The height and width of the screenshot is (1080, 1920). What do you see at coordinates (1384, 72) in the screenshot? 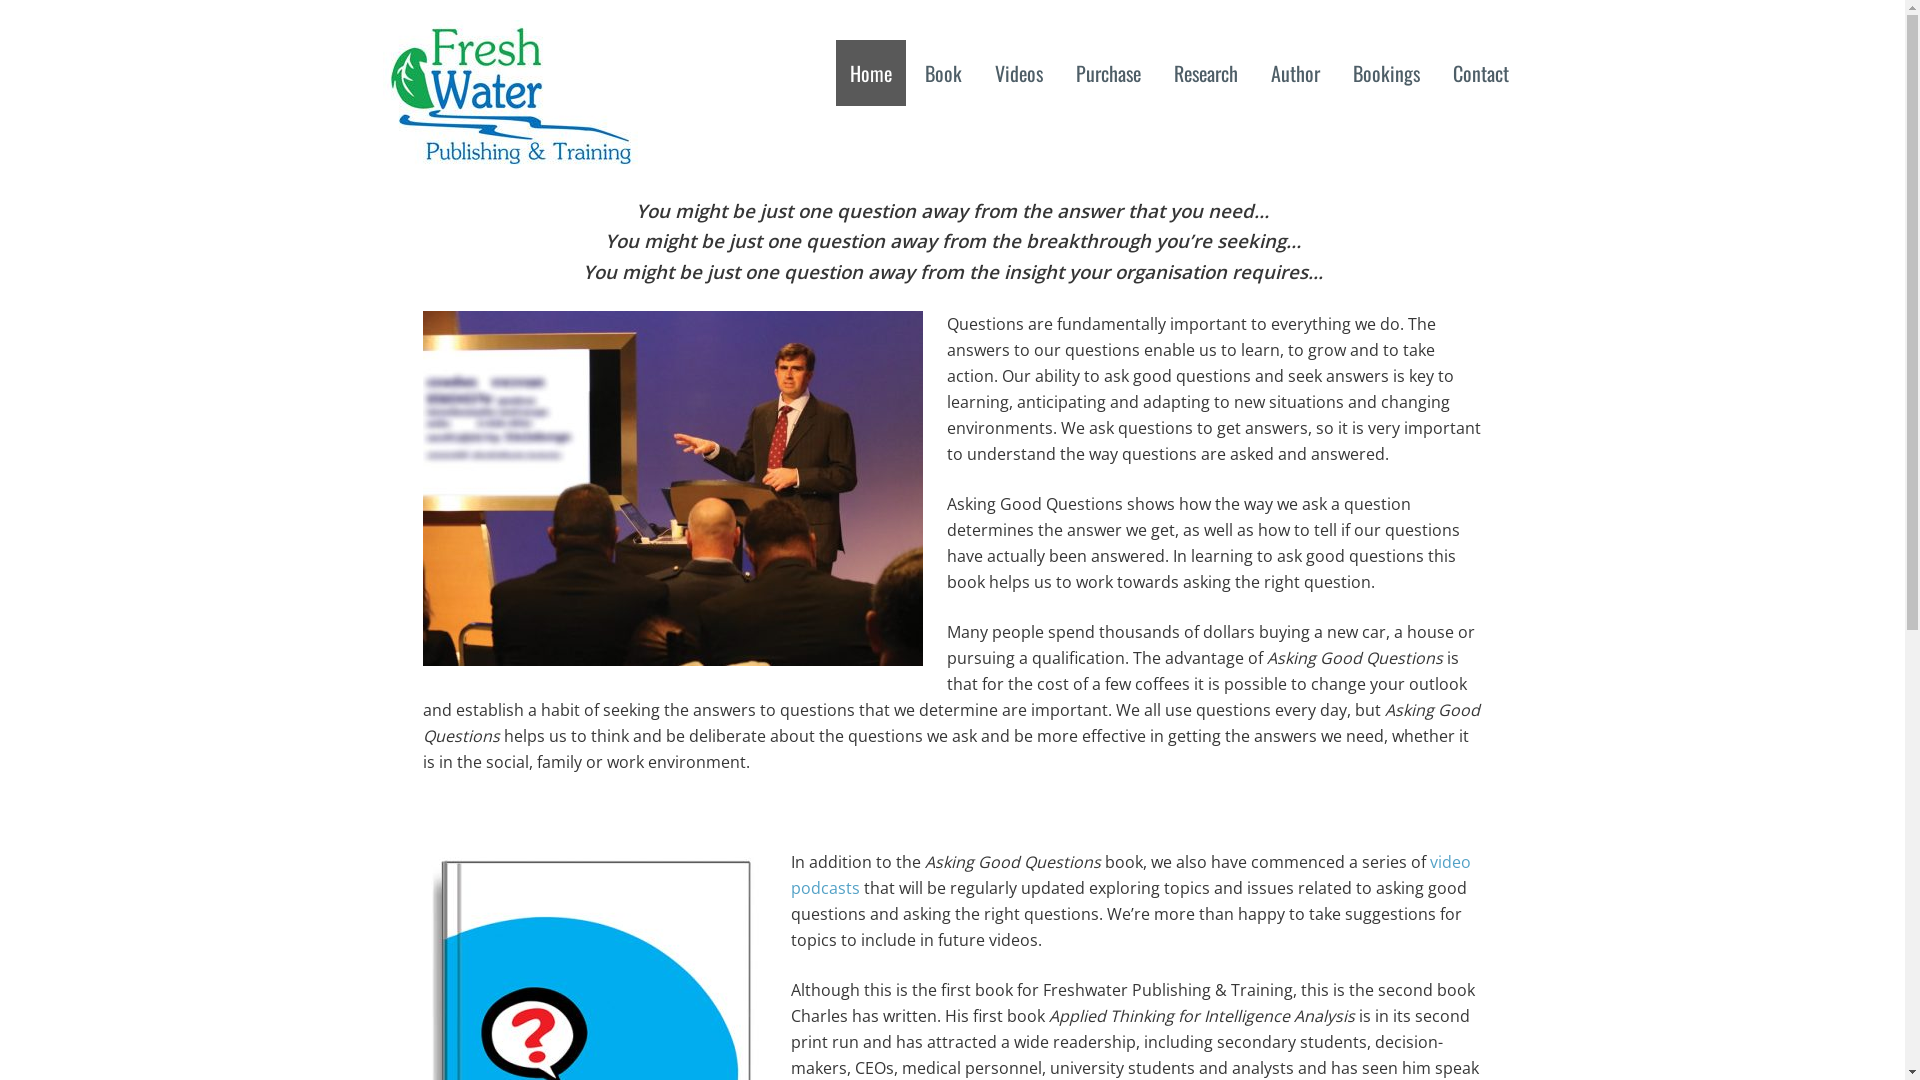
I see `'Bookings'` at bounding box center [1384, 72].